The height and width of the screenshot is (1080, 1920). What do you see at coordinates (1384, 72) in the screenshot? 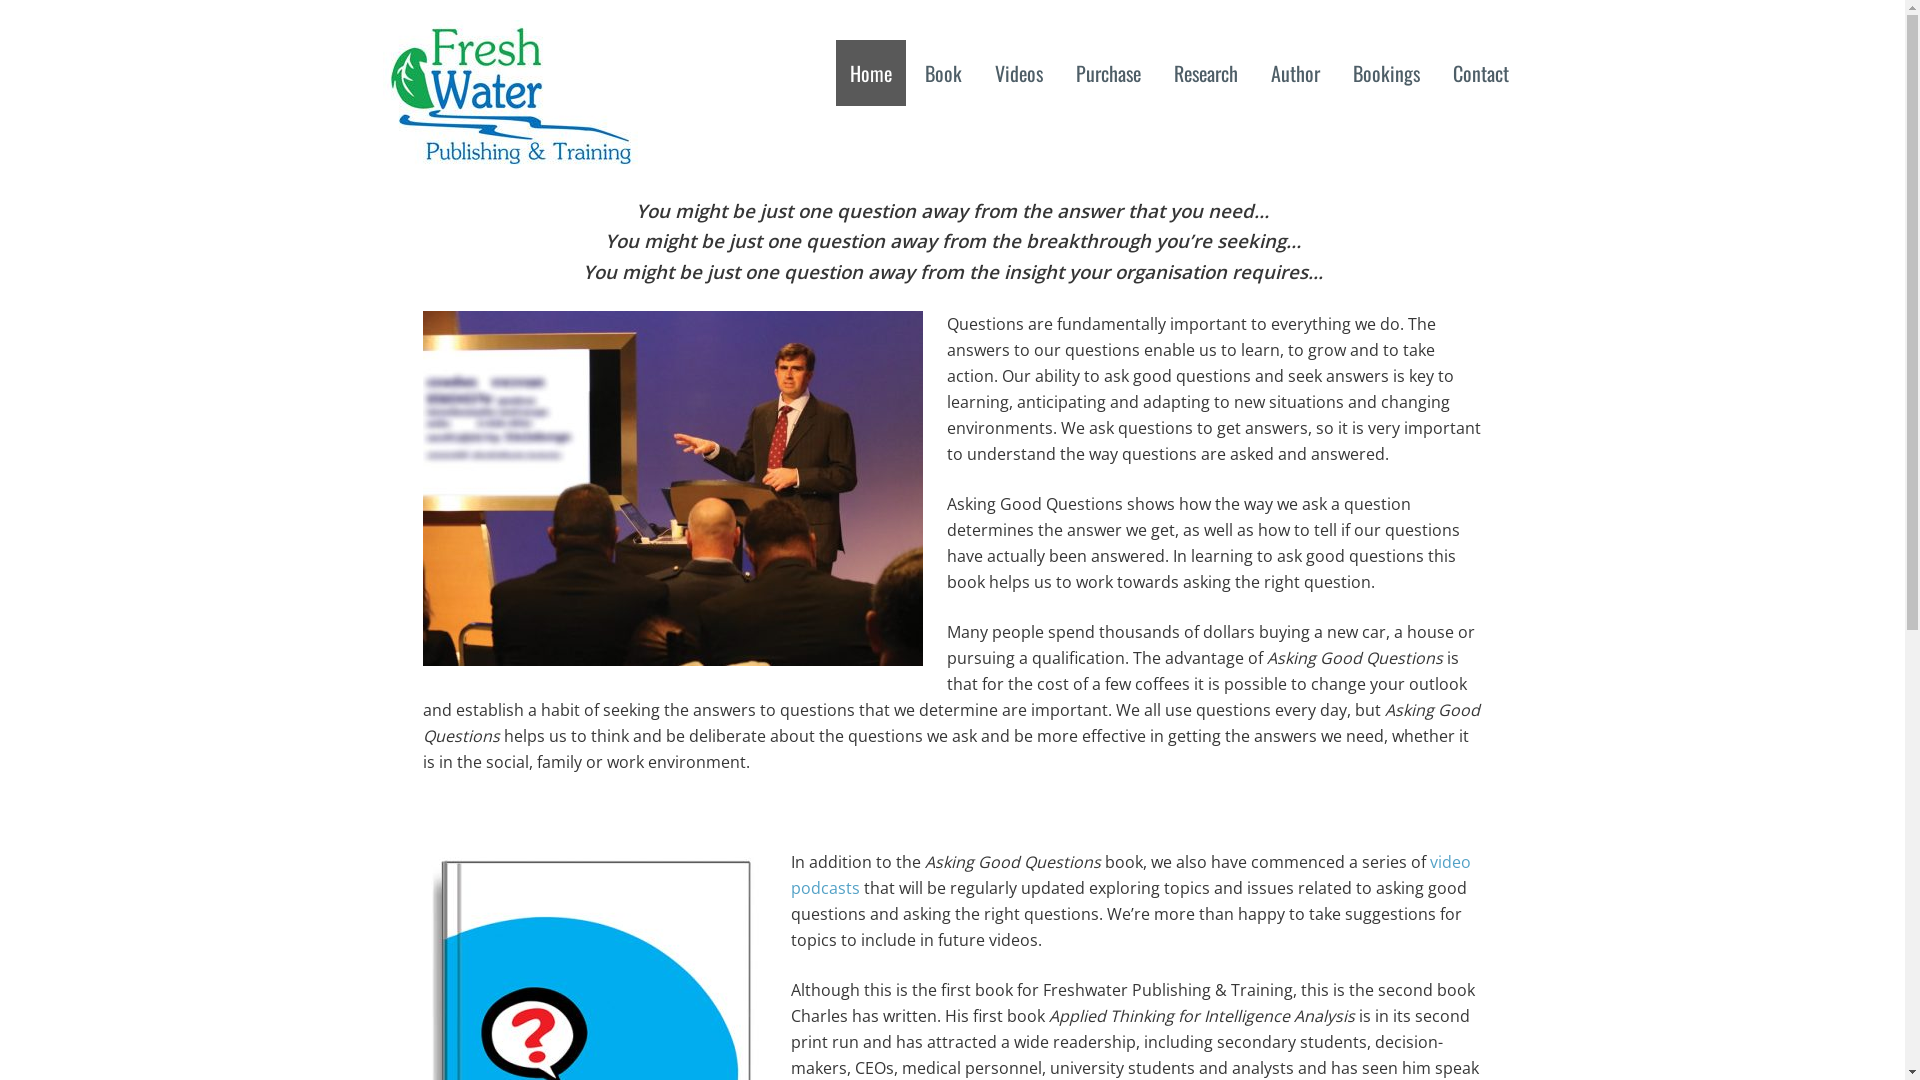
I see `'Bookings'` at bounding box center [1384, 72].